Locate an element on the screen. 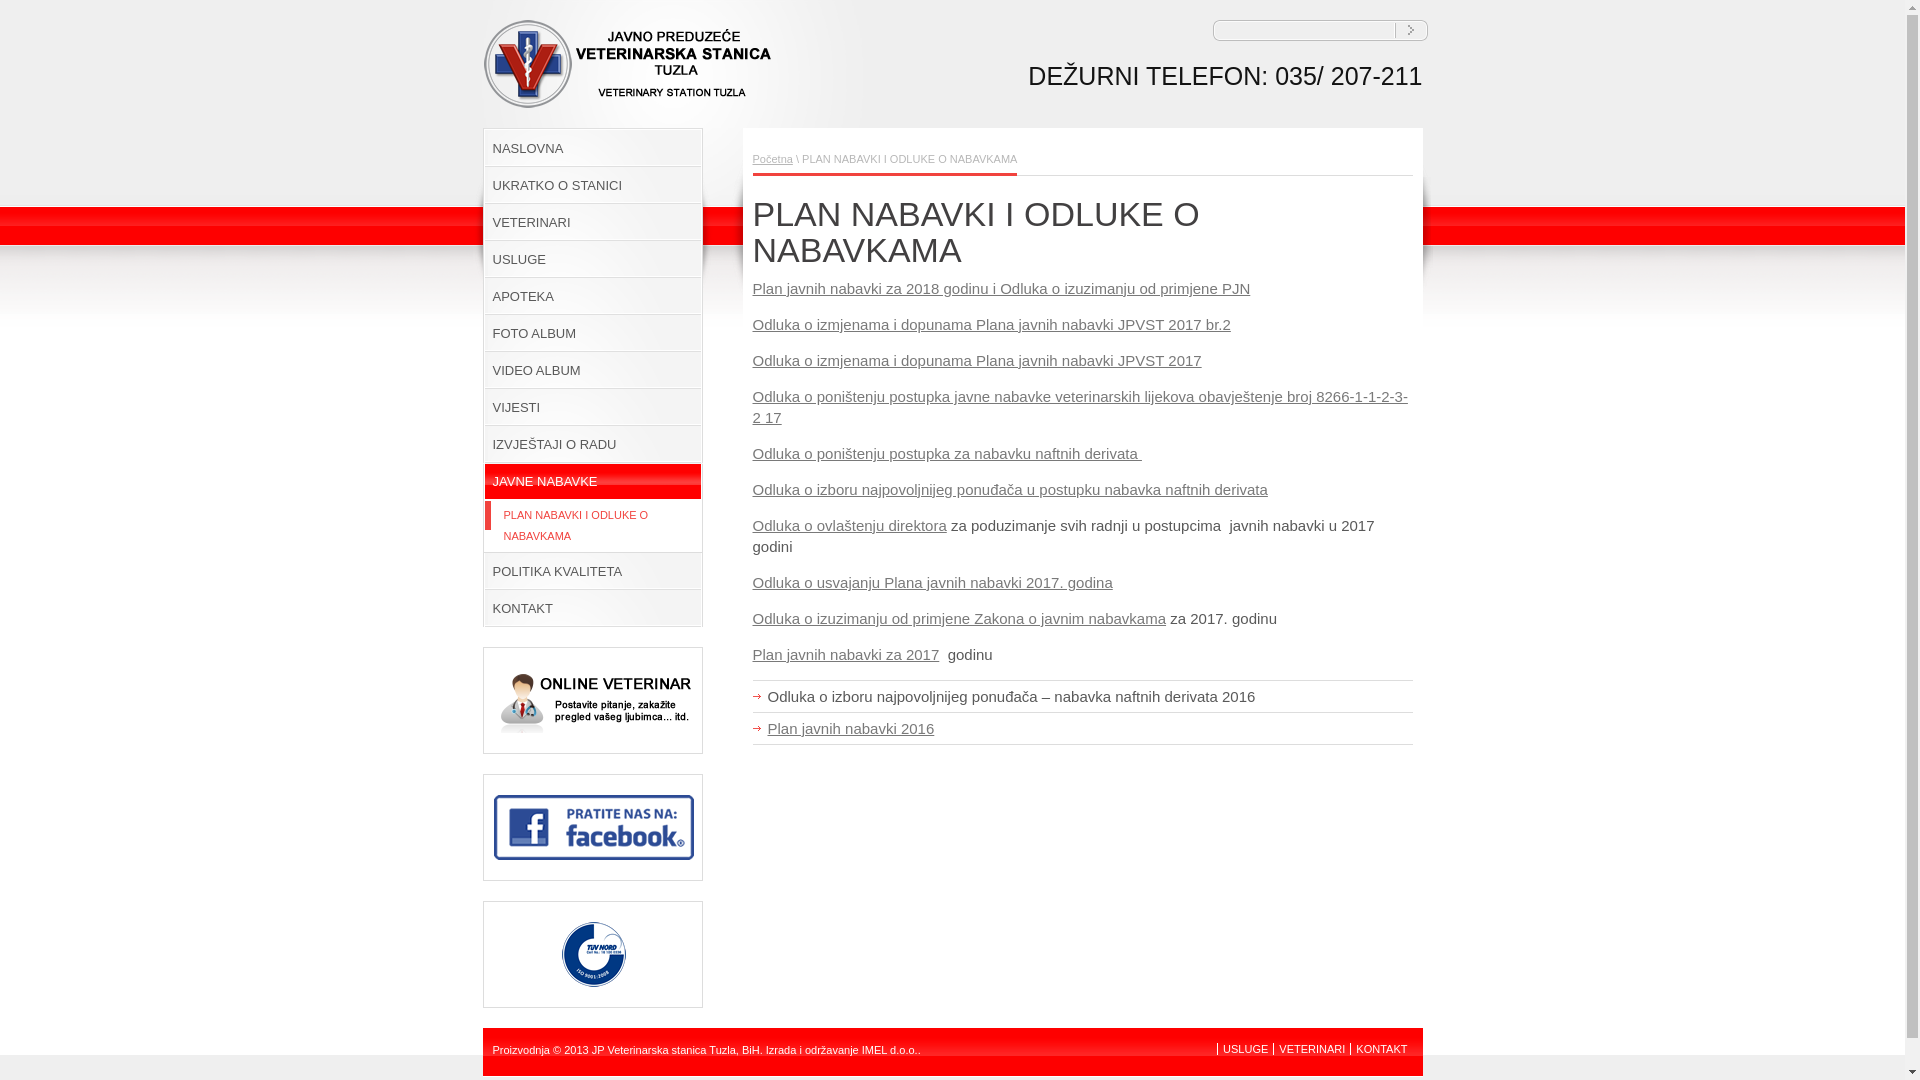  'UKRATKO O STANICI' is located at coordinates (590, 185).